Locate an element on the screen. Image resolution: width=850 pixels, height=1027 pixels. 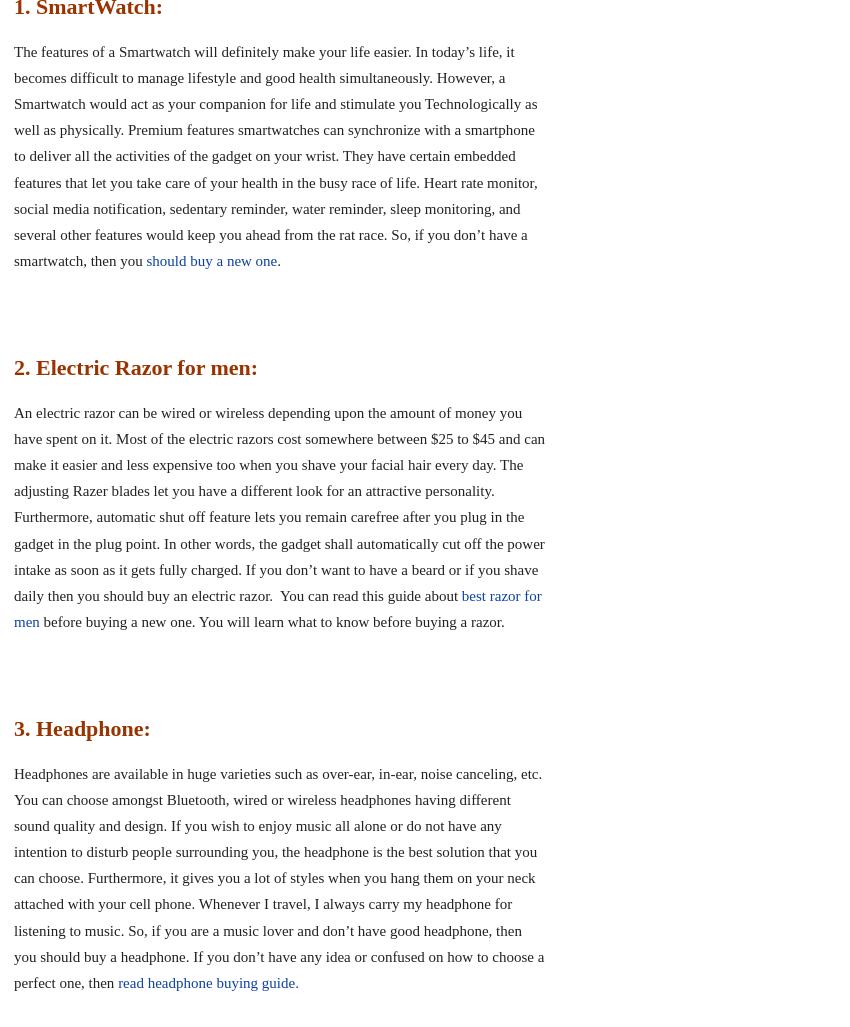
'The features of a Smartwatch will definitely make your life easier. In today’s life, it becomes difficult to manage lifestyle and good health simultaneously. However, a Smartwatch would act as your companion for life and stimulate you Technologically as well as physically. Premium features smartwatches can synchronize with a smartphone to deliver all the activities of the gadget on your wrist. They have certain embedded features that let you take care of your health in the busy race of life. Heart rate monitor, social media notification, sedentary reminder, water reminder, sleep monitoring, and several other features would keep you ahead from the rat race. So, if you don’t have a smartwatch, then you' is located at coordinates (274, 156).